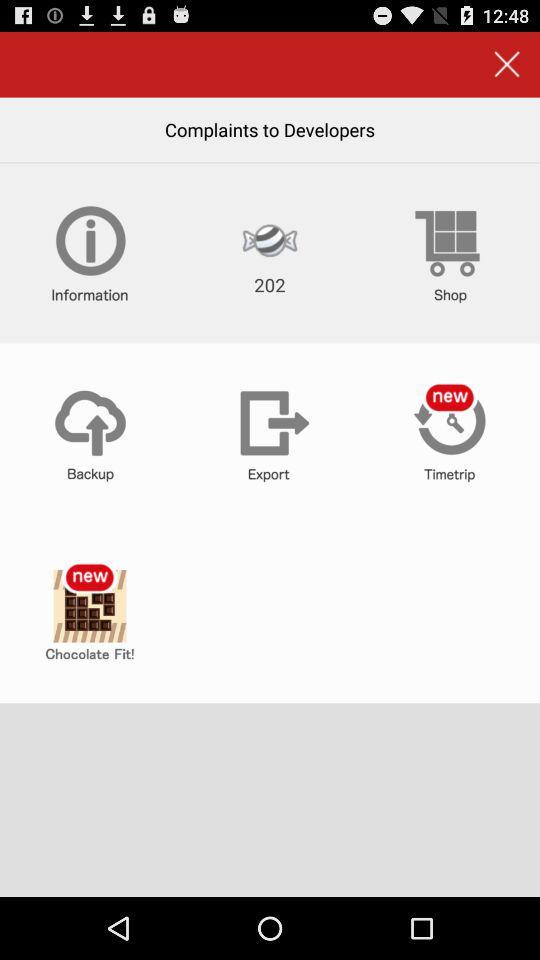 This screenshot has width=540, height=960. What do you see at coordinates (449, 433) in the screenshot?
I see `to add time` at bounding box center [449, 433].